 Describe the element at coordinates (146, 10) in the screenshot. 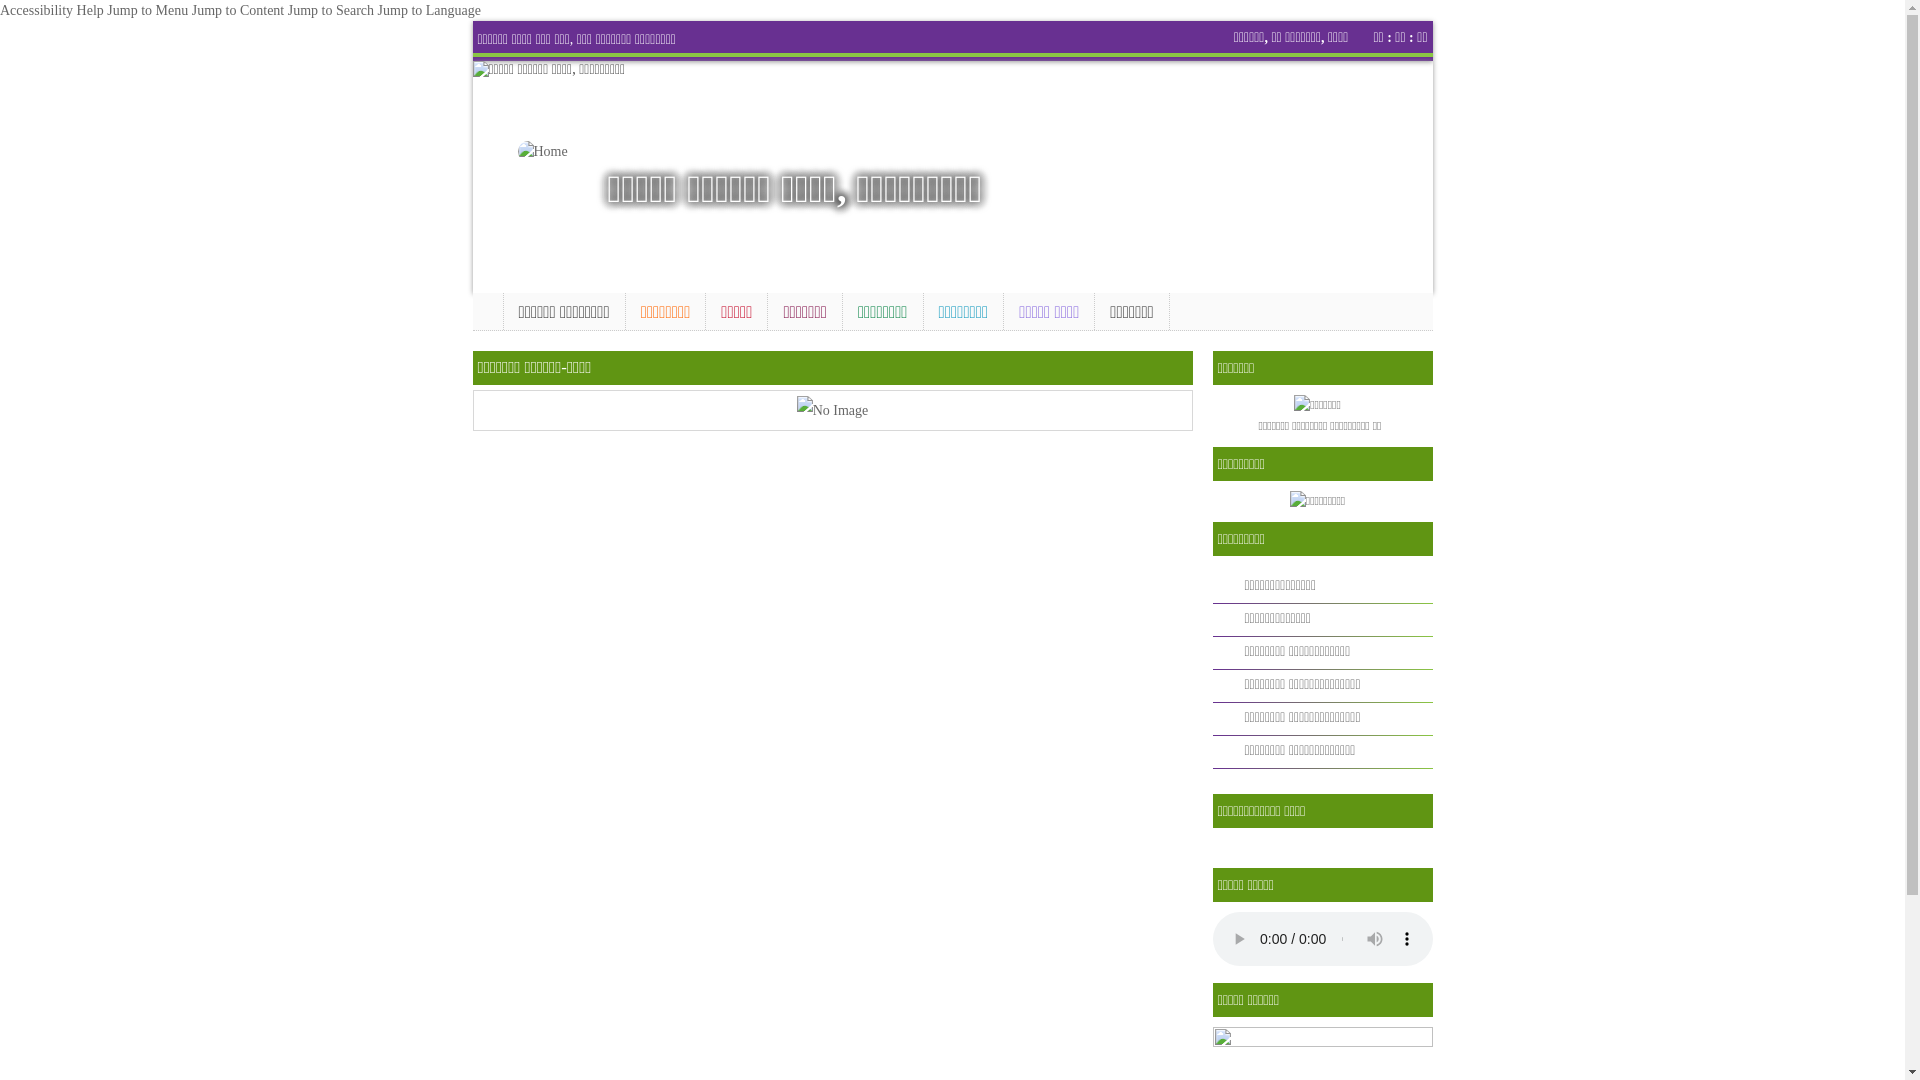

I see `'Jump to Menu'` at that location.